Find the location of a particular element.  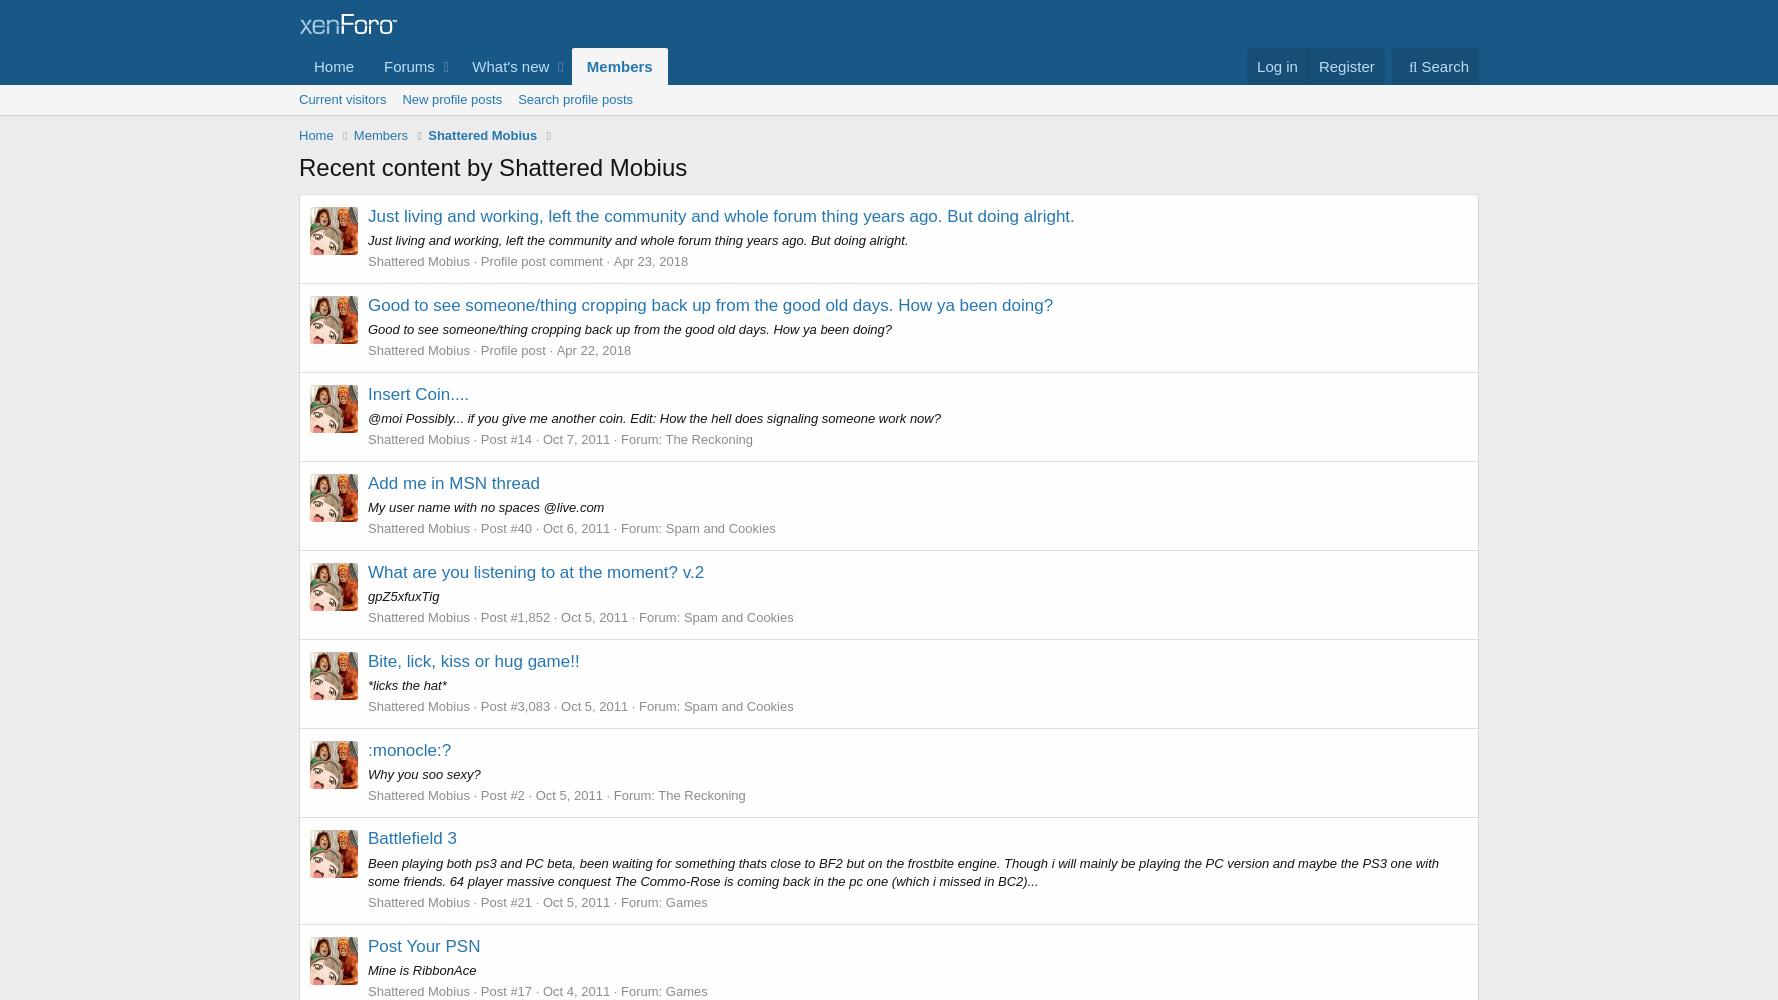

'@moi

Possibly... if you give me another coin.

Edit: How the hell does signaling someone work now?' is located at coordinates (367, 417).